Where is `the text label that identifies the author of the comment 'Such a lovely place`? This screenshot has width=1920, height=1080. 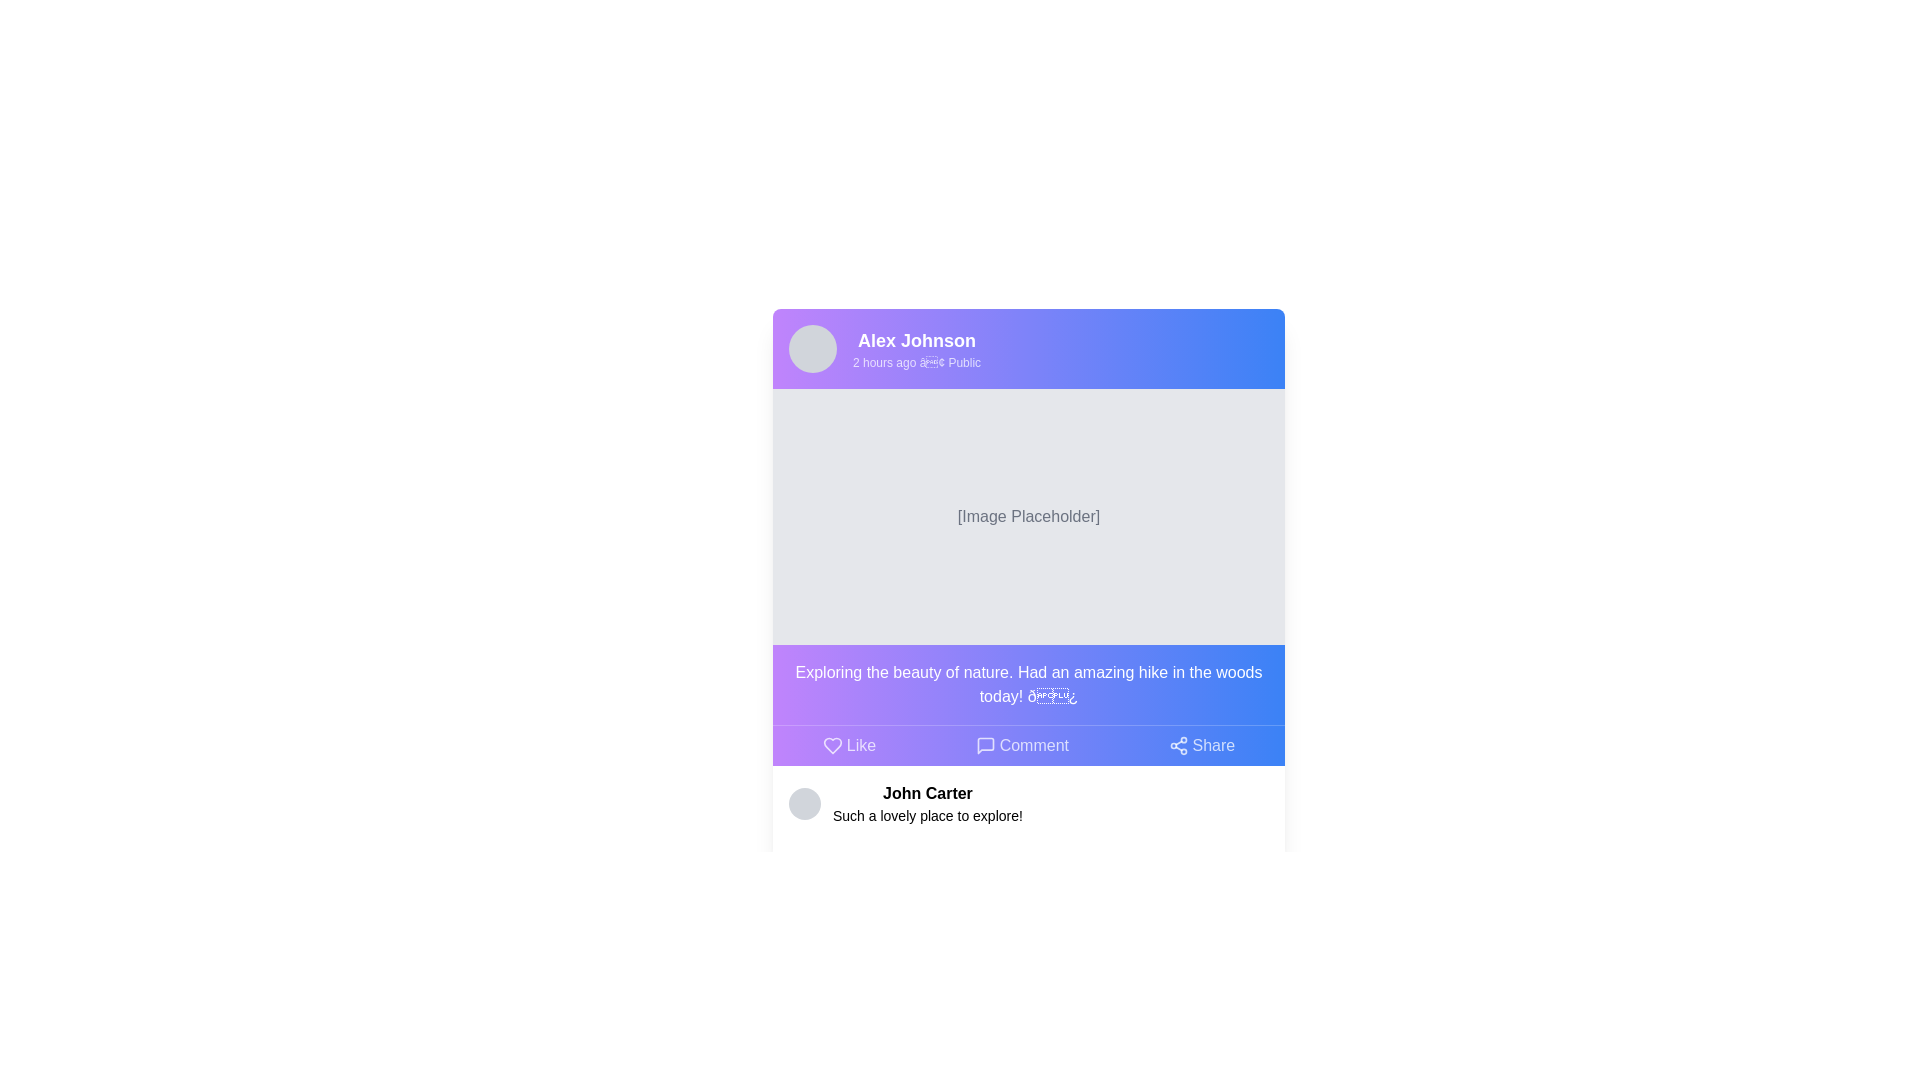
the text label that identifies the author of the comment 'Such a lovely place is located at coordinates (926, 793).